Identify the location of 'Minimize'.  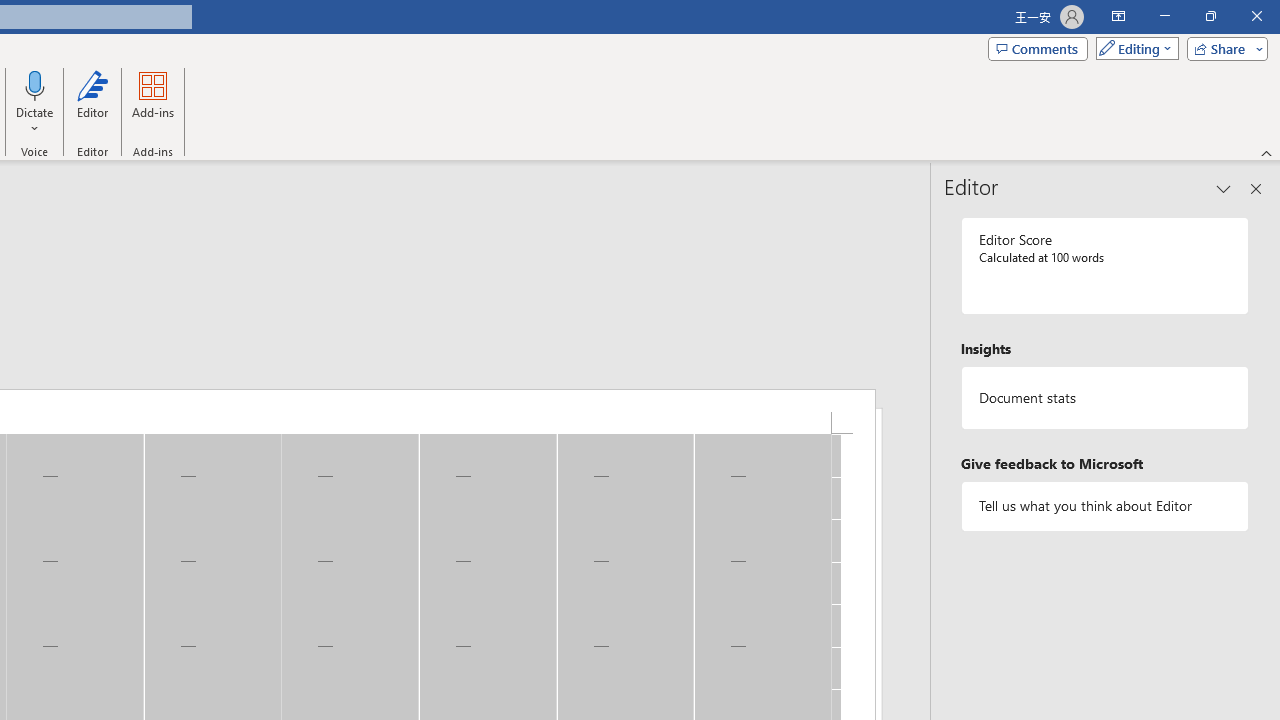
(1164, 16).